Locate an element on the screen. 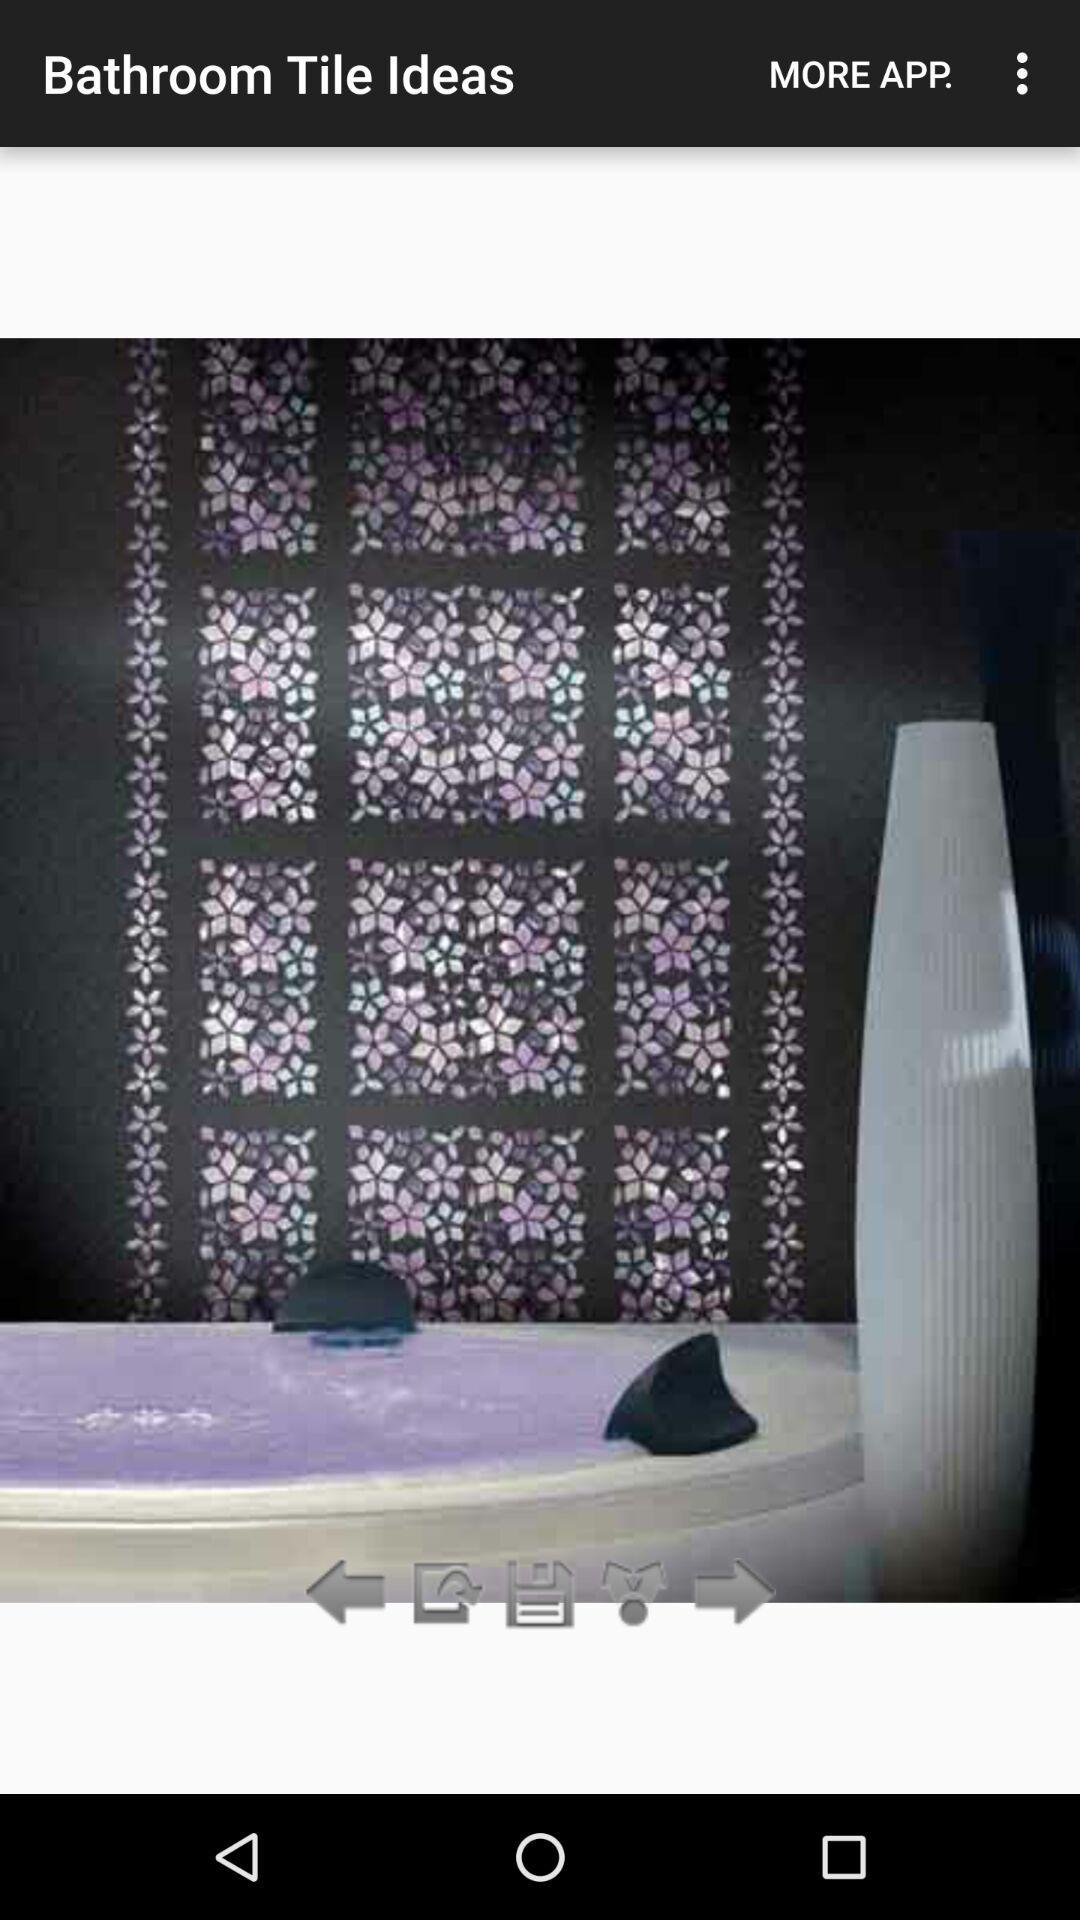  the more app. icon is located at coordinates (860, 73).